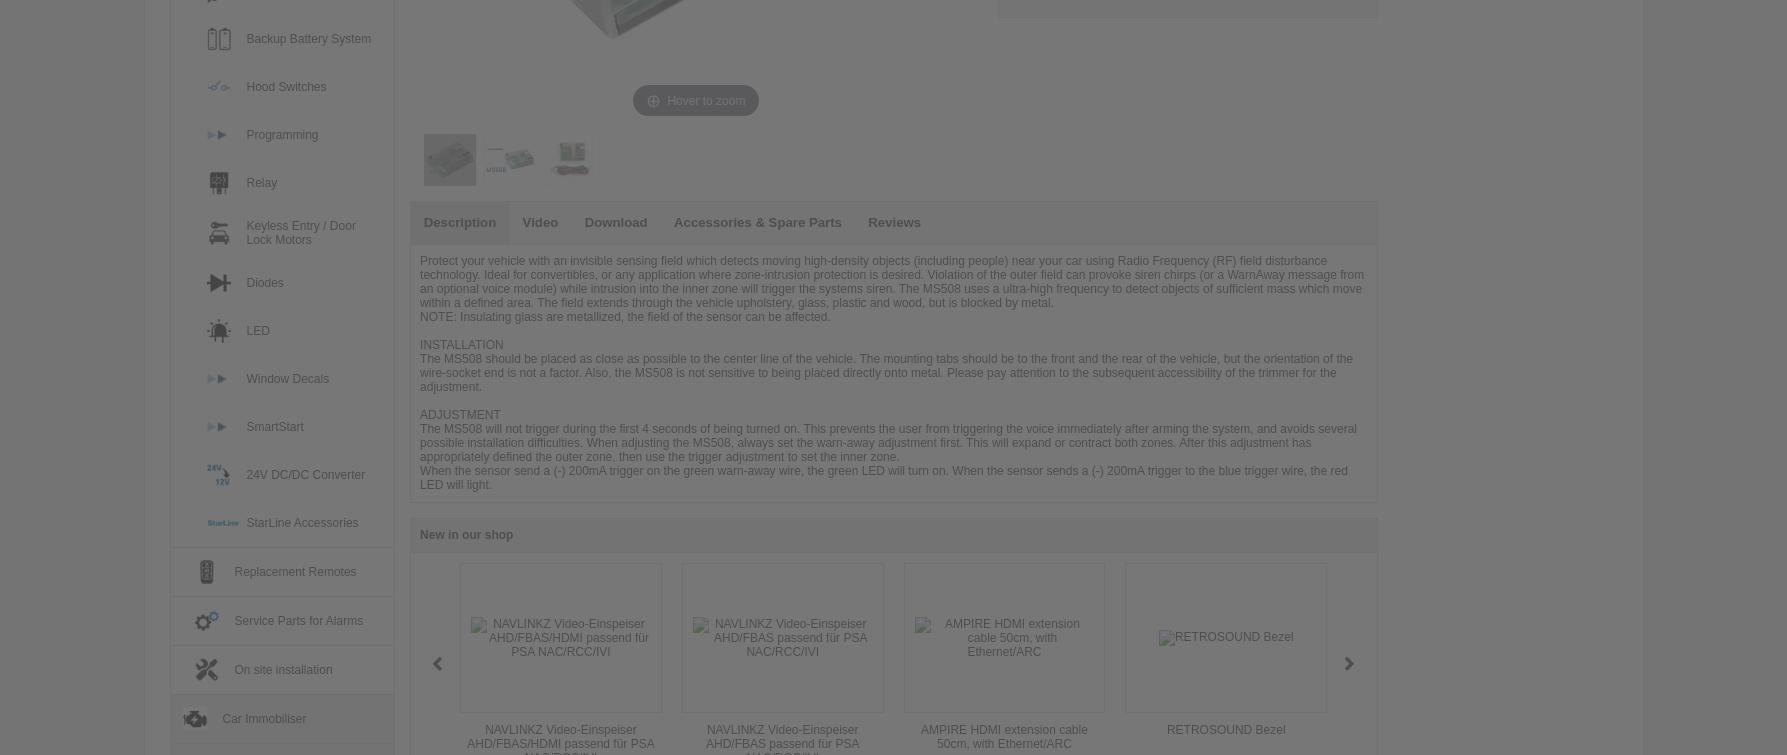  I want to click on 'Hover to zoom', so click(705, 100).